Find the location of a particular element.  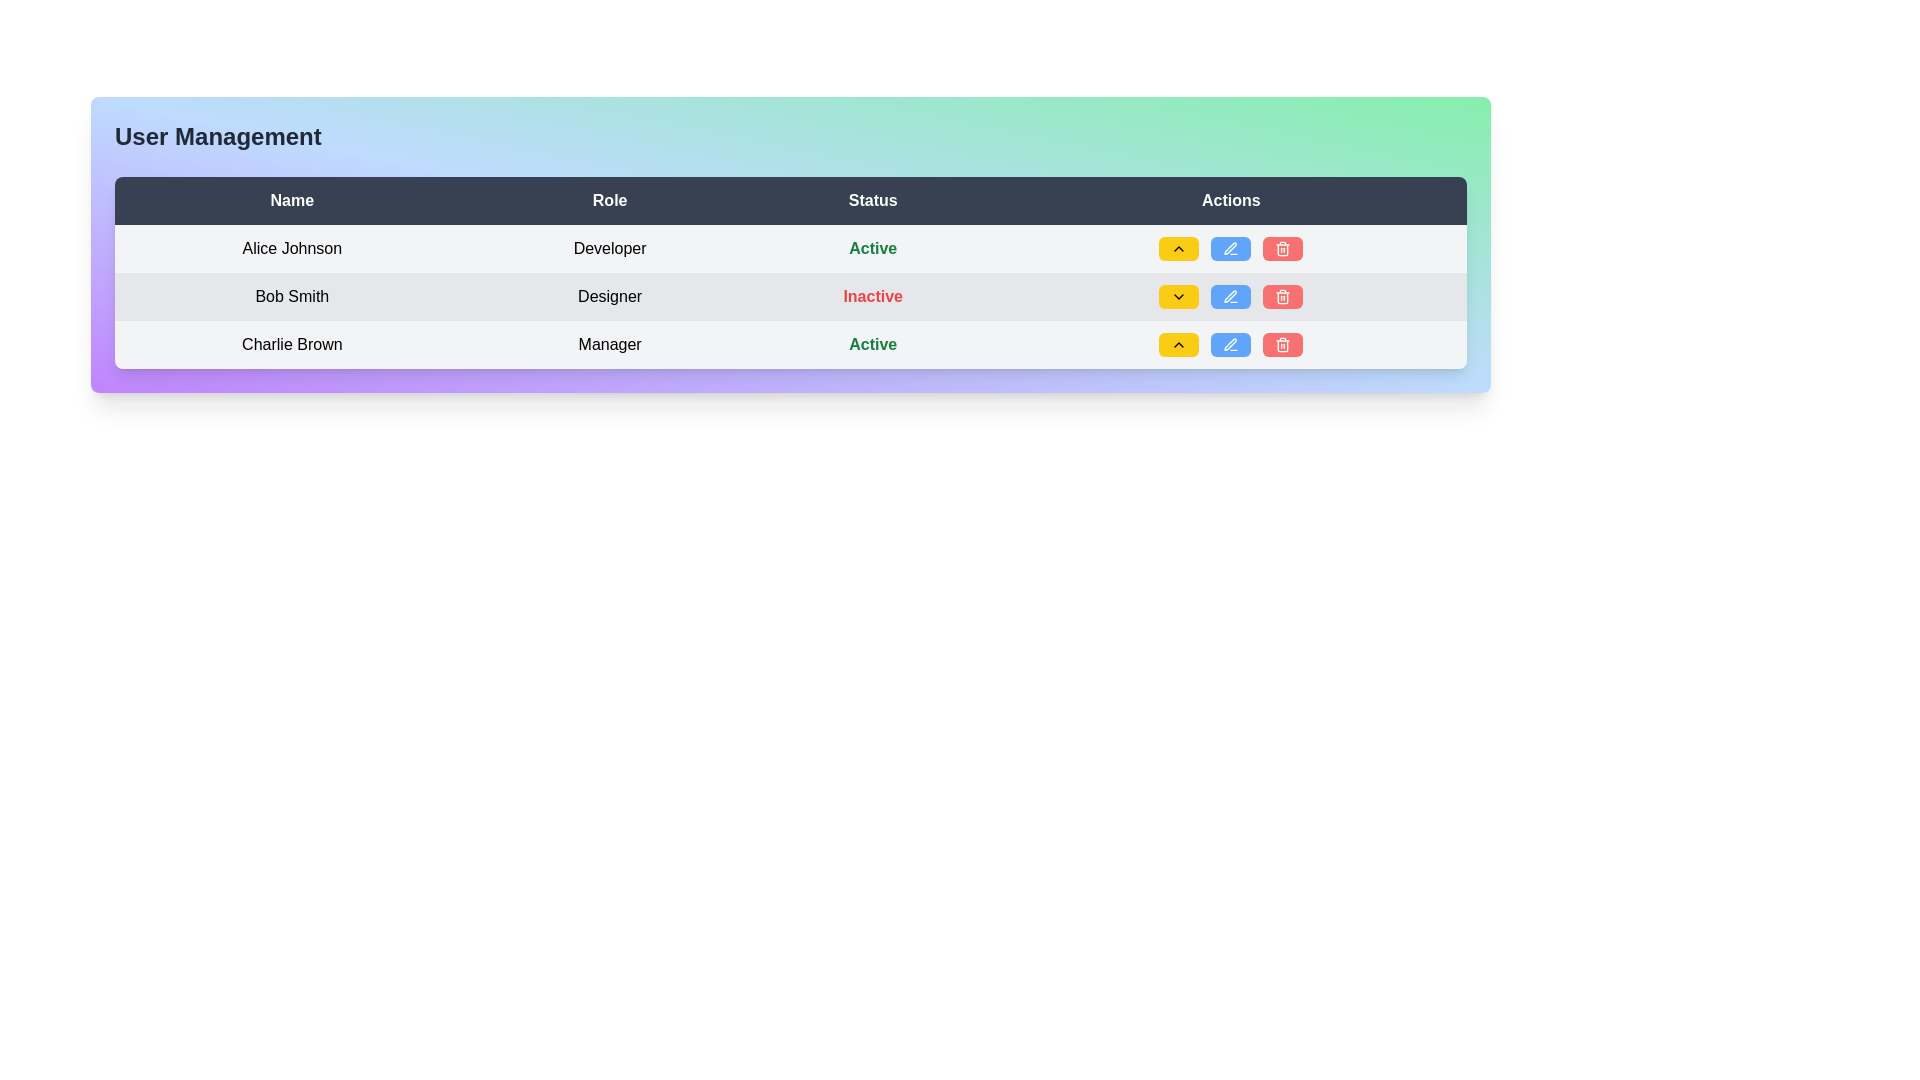

the icon embedded in the yellow button located in the 'Actions' column of the third row of the table to trigger potential hover effects is located at coordinates (1179, 248).